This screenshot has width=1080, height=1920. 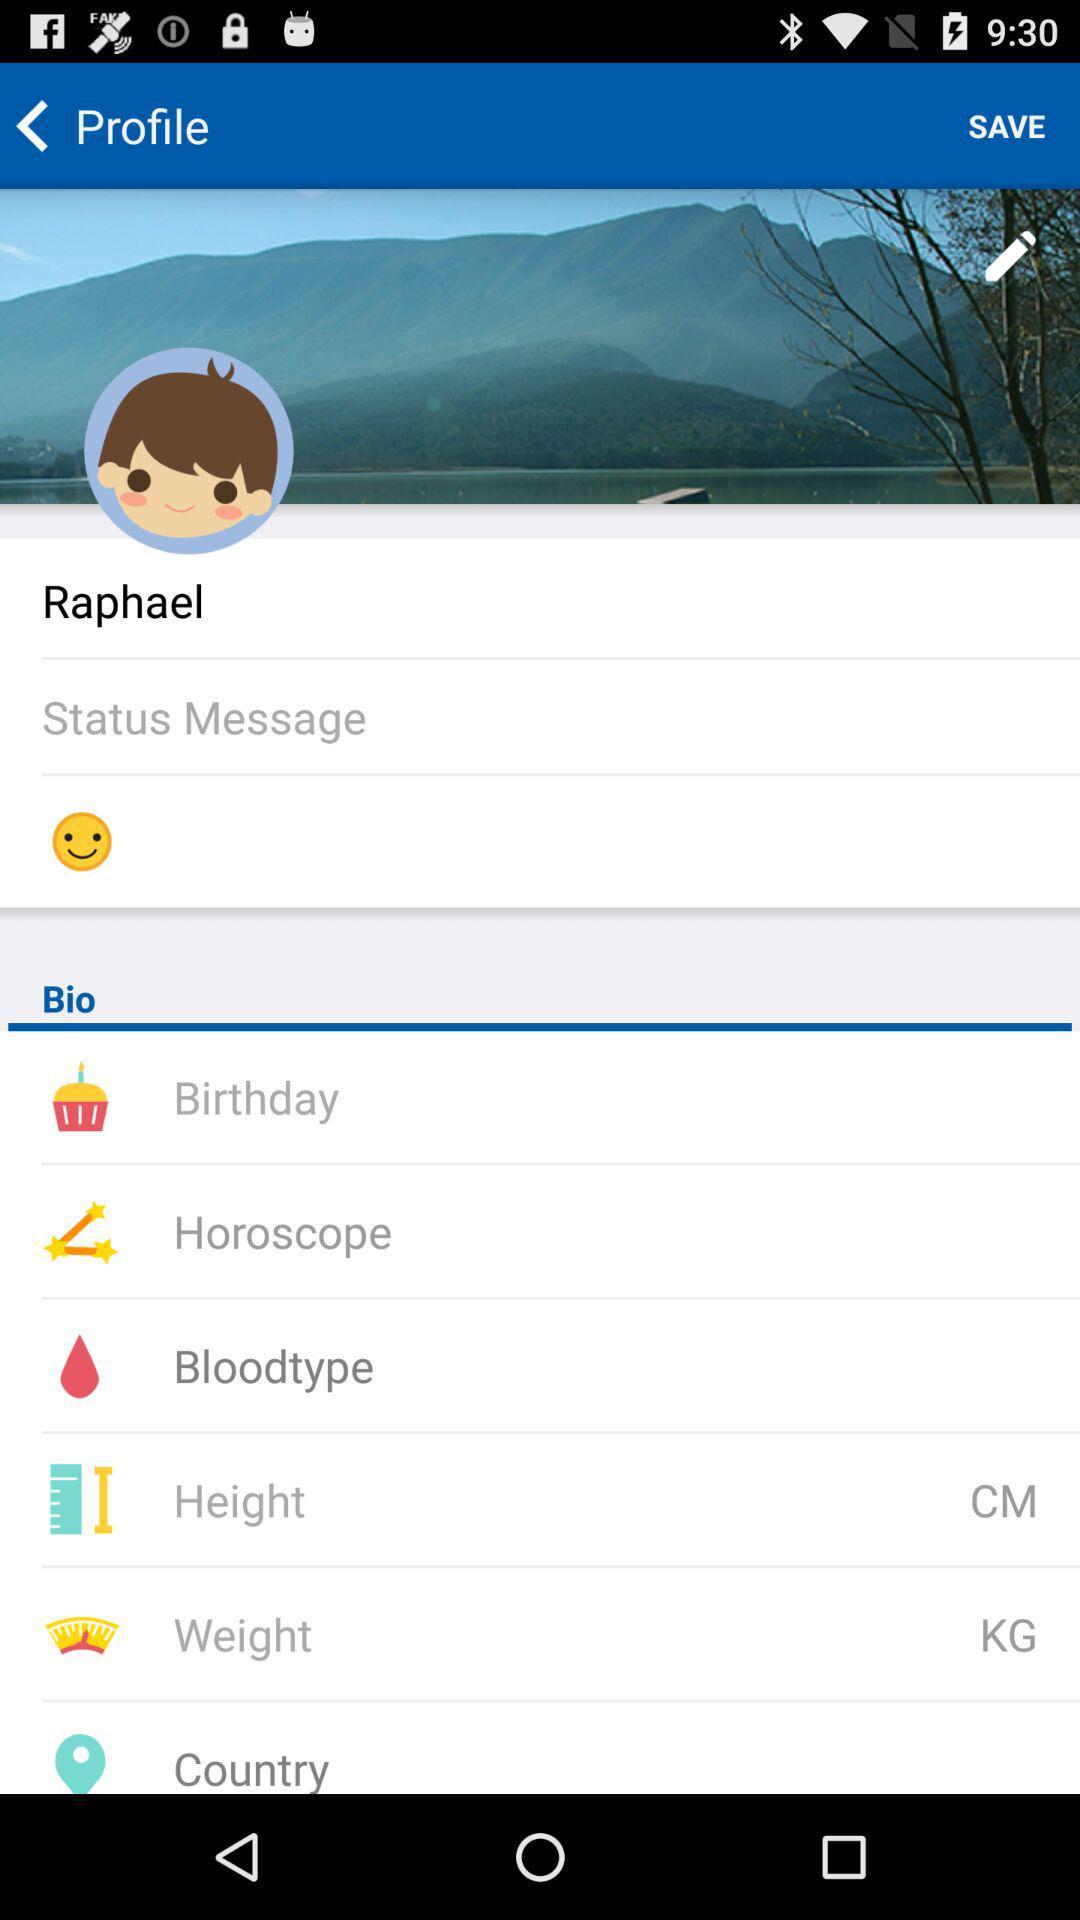 What do you see at coordinates (1011, 256) in the screenshot?
I see `edit photo` at bounding box center [1011, 256].